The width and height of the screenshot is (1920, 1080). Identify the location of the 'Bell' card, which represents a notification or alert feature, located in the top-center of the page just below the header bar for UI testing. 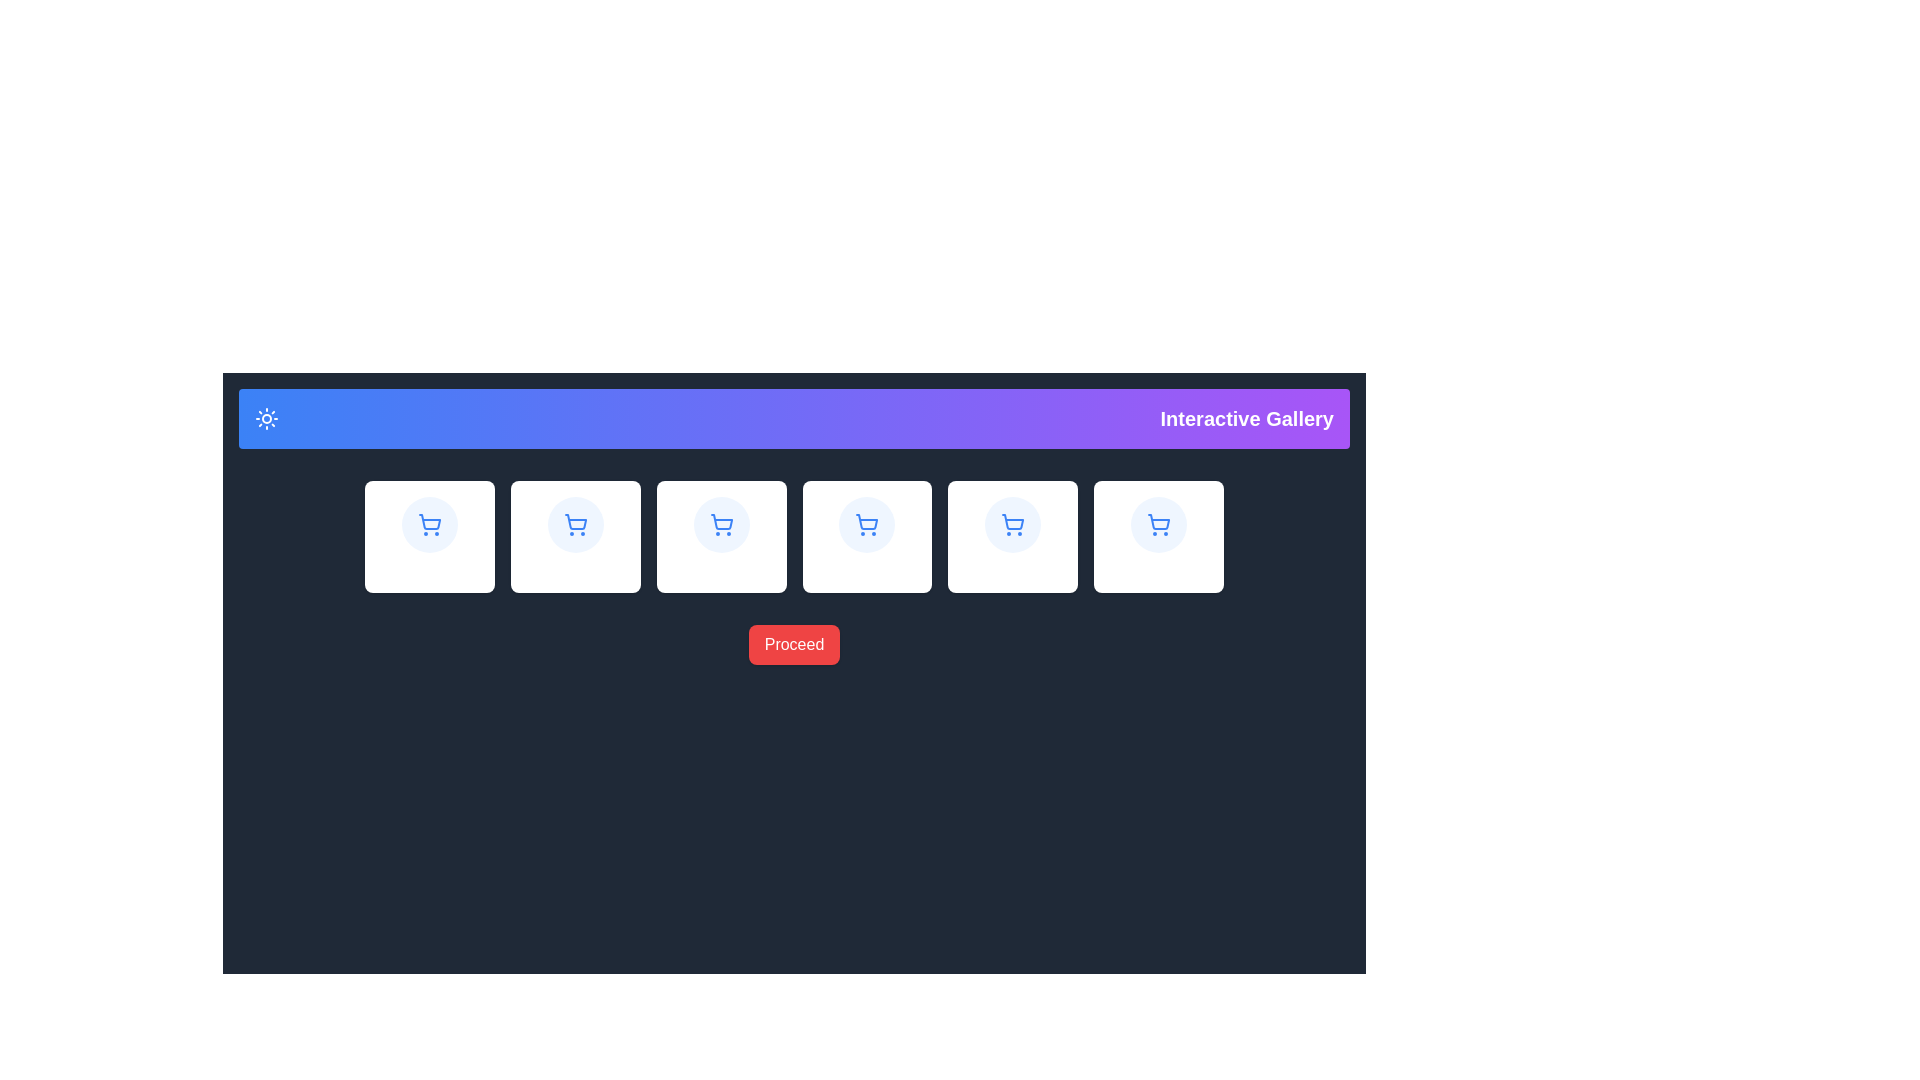
(574, 535).